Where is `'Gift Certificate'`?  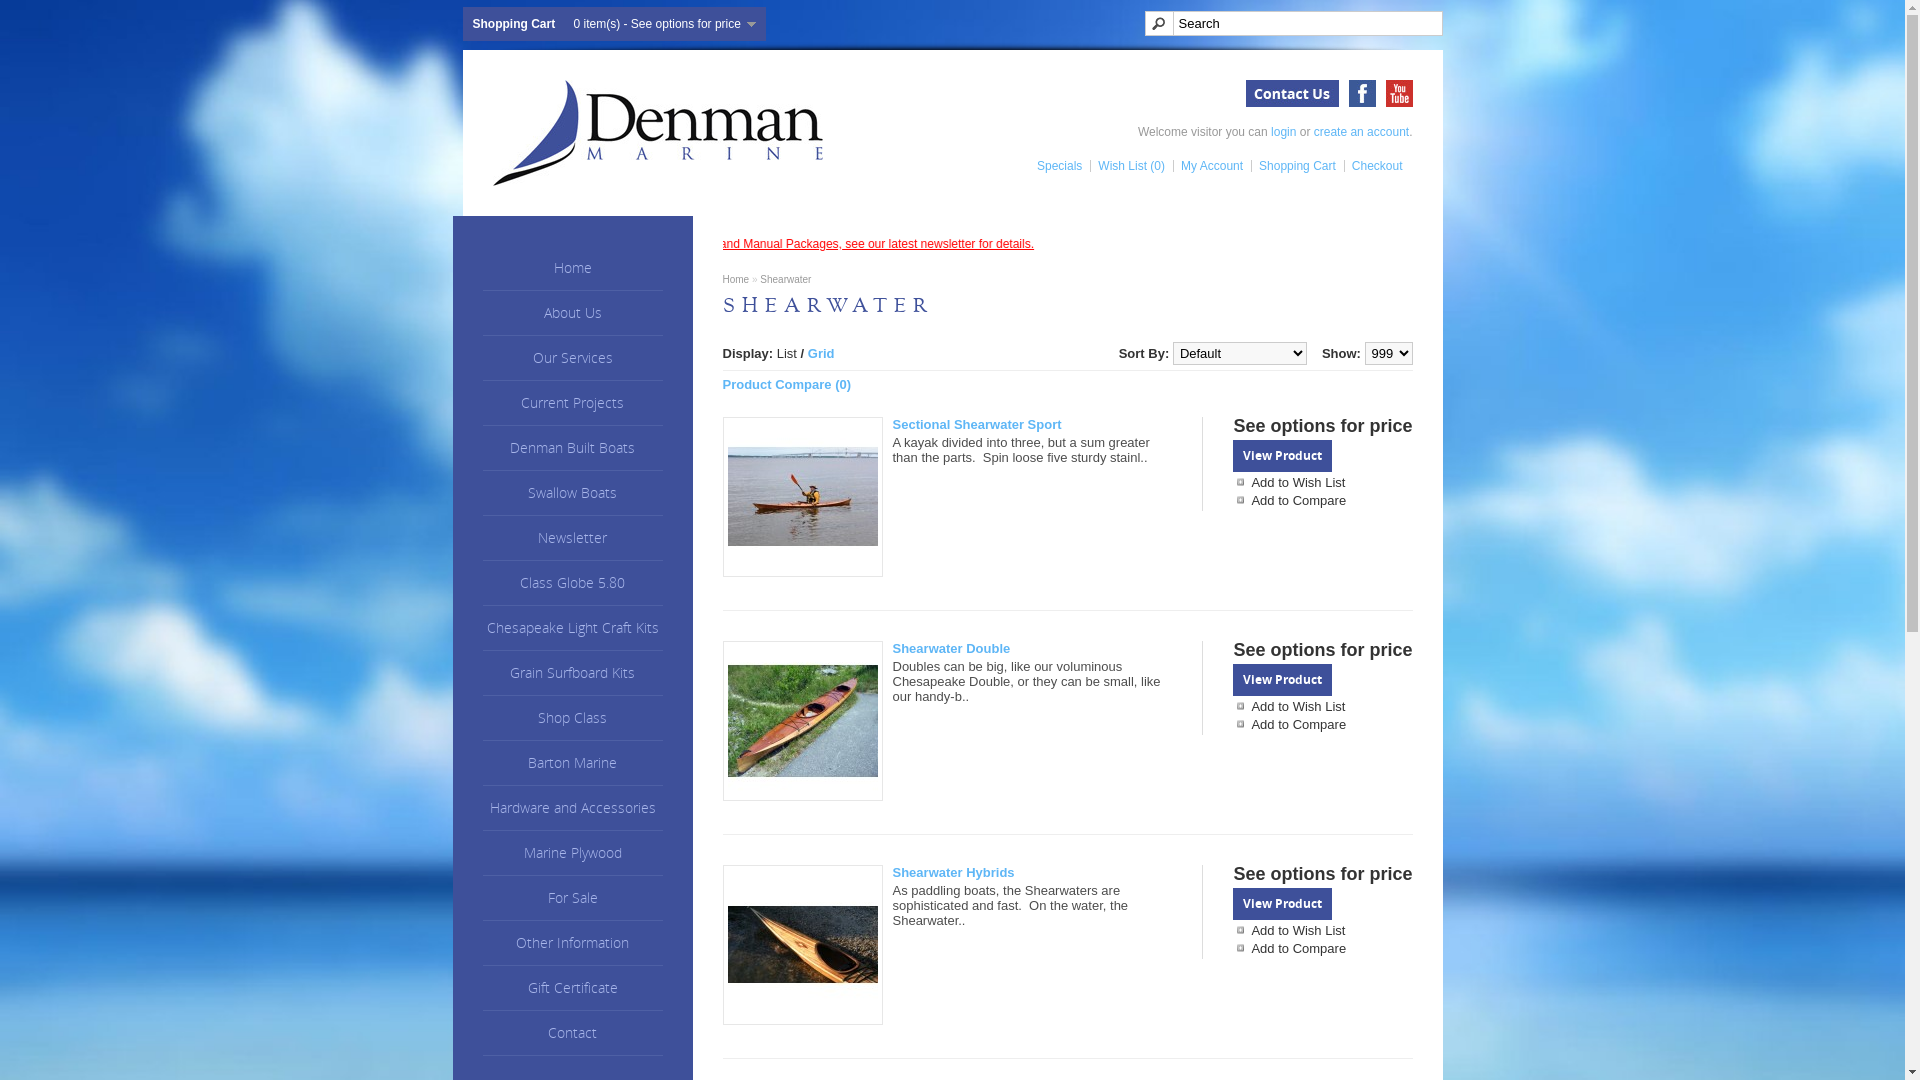
'Gift Certificate' is located at coordinates (570, 987).